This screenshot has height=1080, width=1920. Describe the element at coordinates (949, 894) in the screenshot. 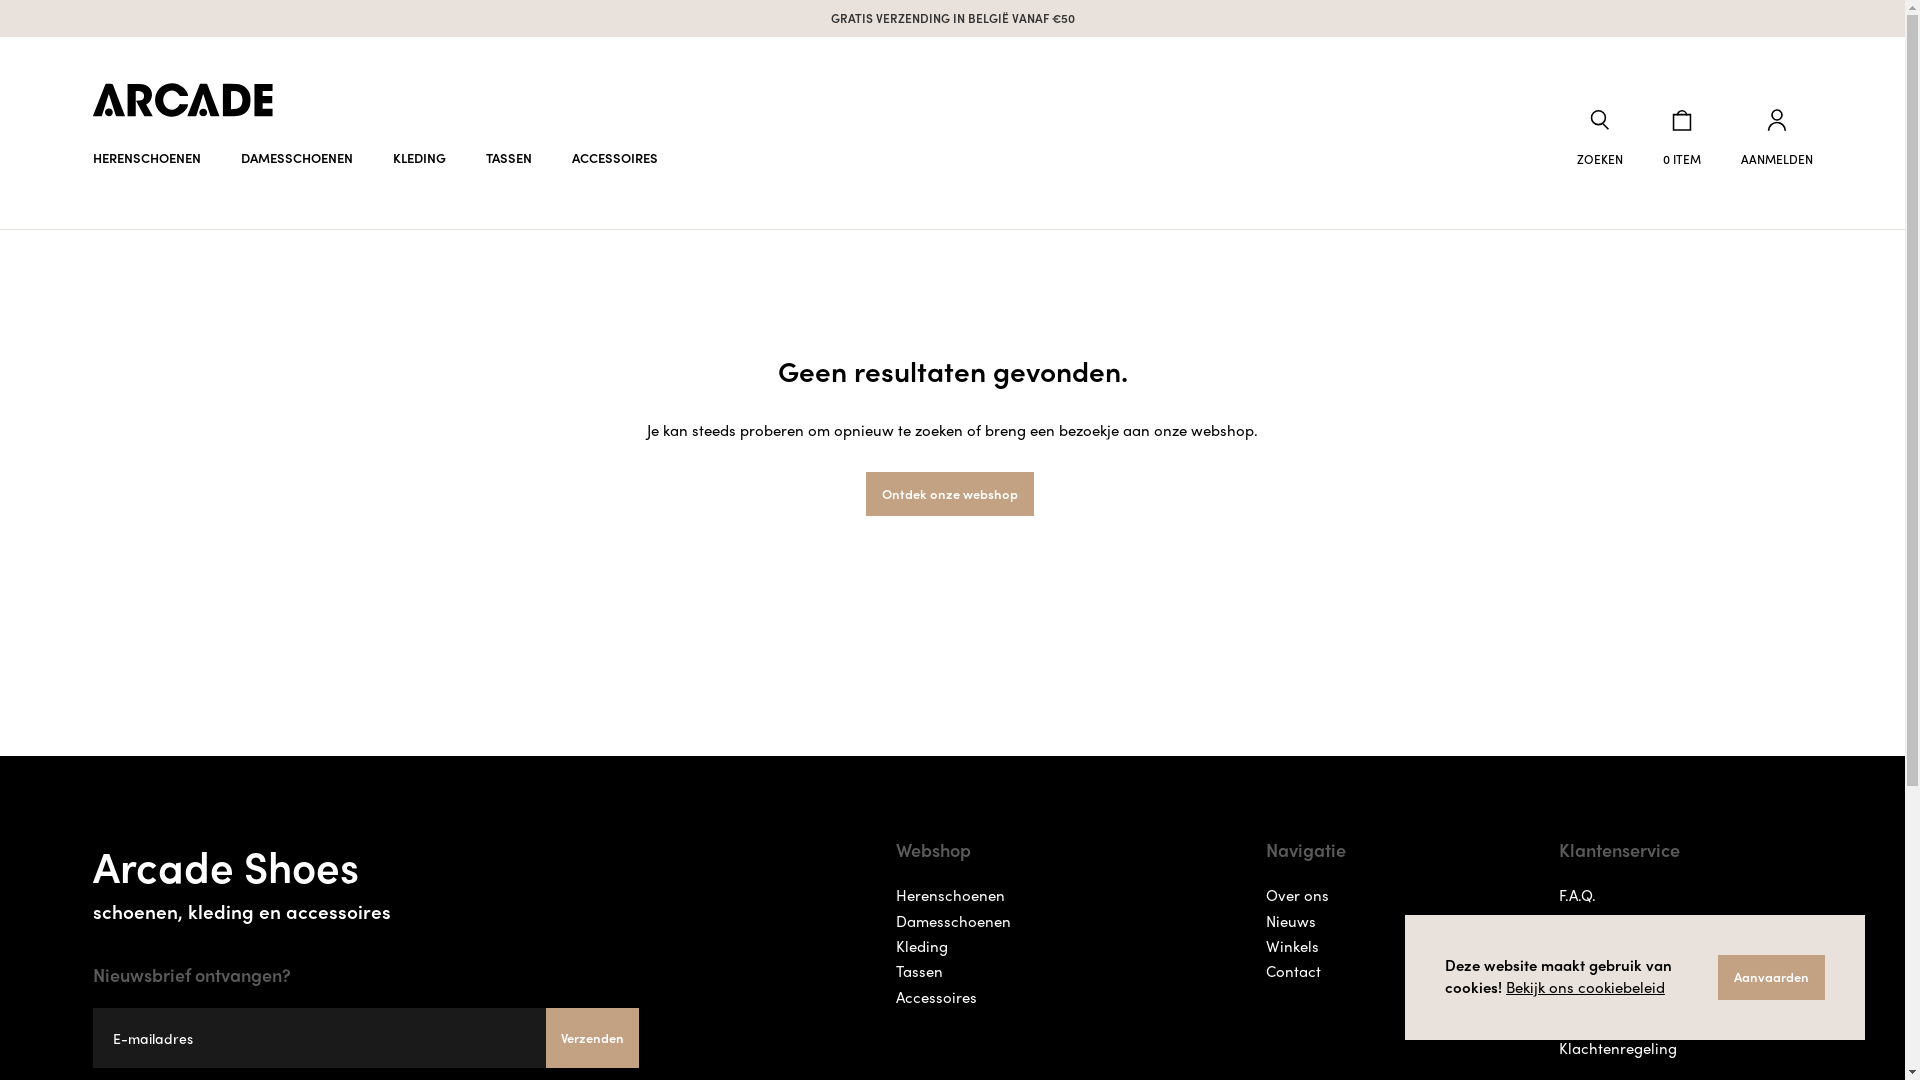

I see `'Herenschoenen'` at that location.